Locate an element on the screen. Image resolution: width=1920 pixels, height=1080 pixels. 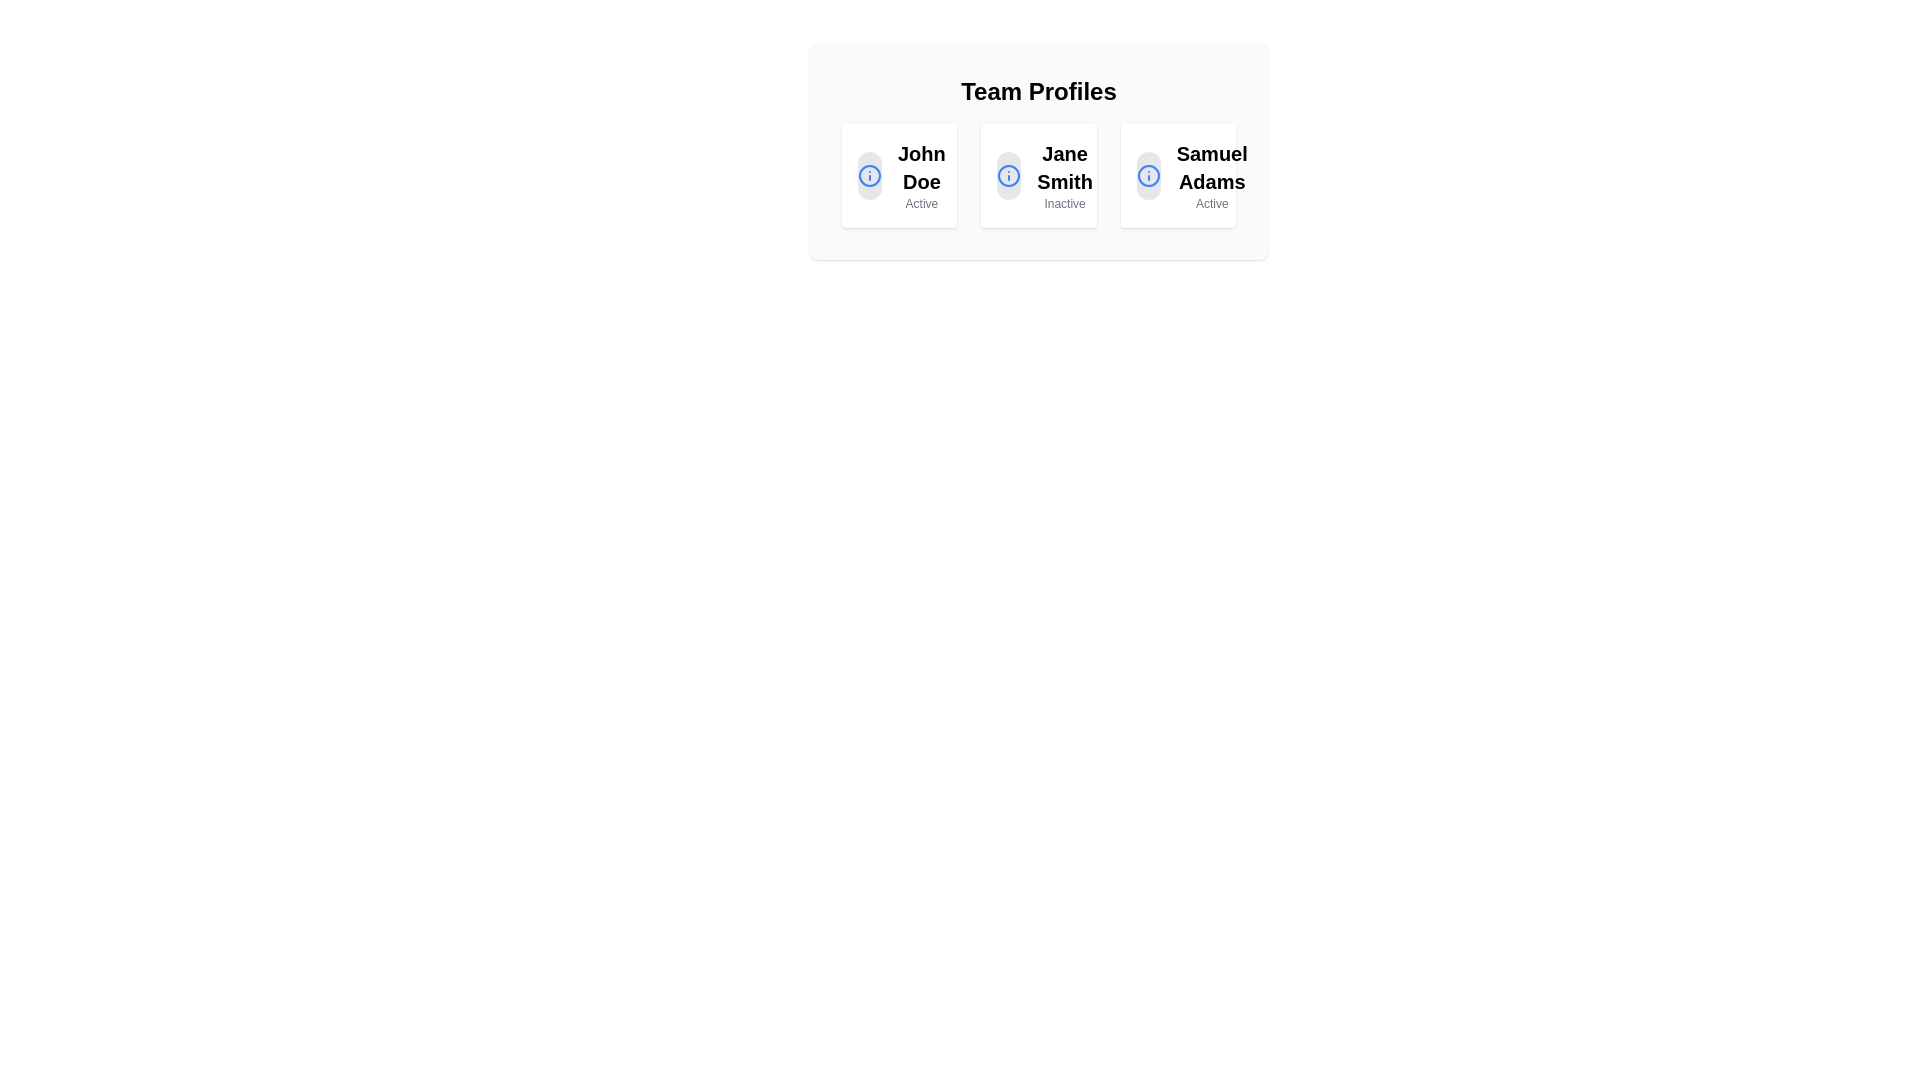
the text label indicating the current status of the profile 'Jane Smith', which is located in the center of three profile cards is located at coordinates (1064, 204).